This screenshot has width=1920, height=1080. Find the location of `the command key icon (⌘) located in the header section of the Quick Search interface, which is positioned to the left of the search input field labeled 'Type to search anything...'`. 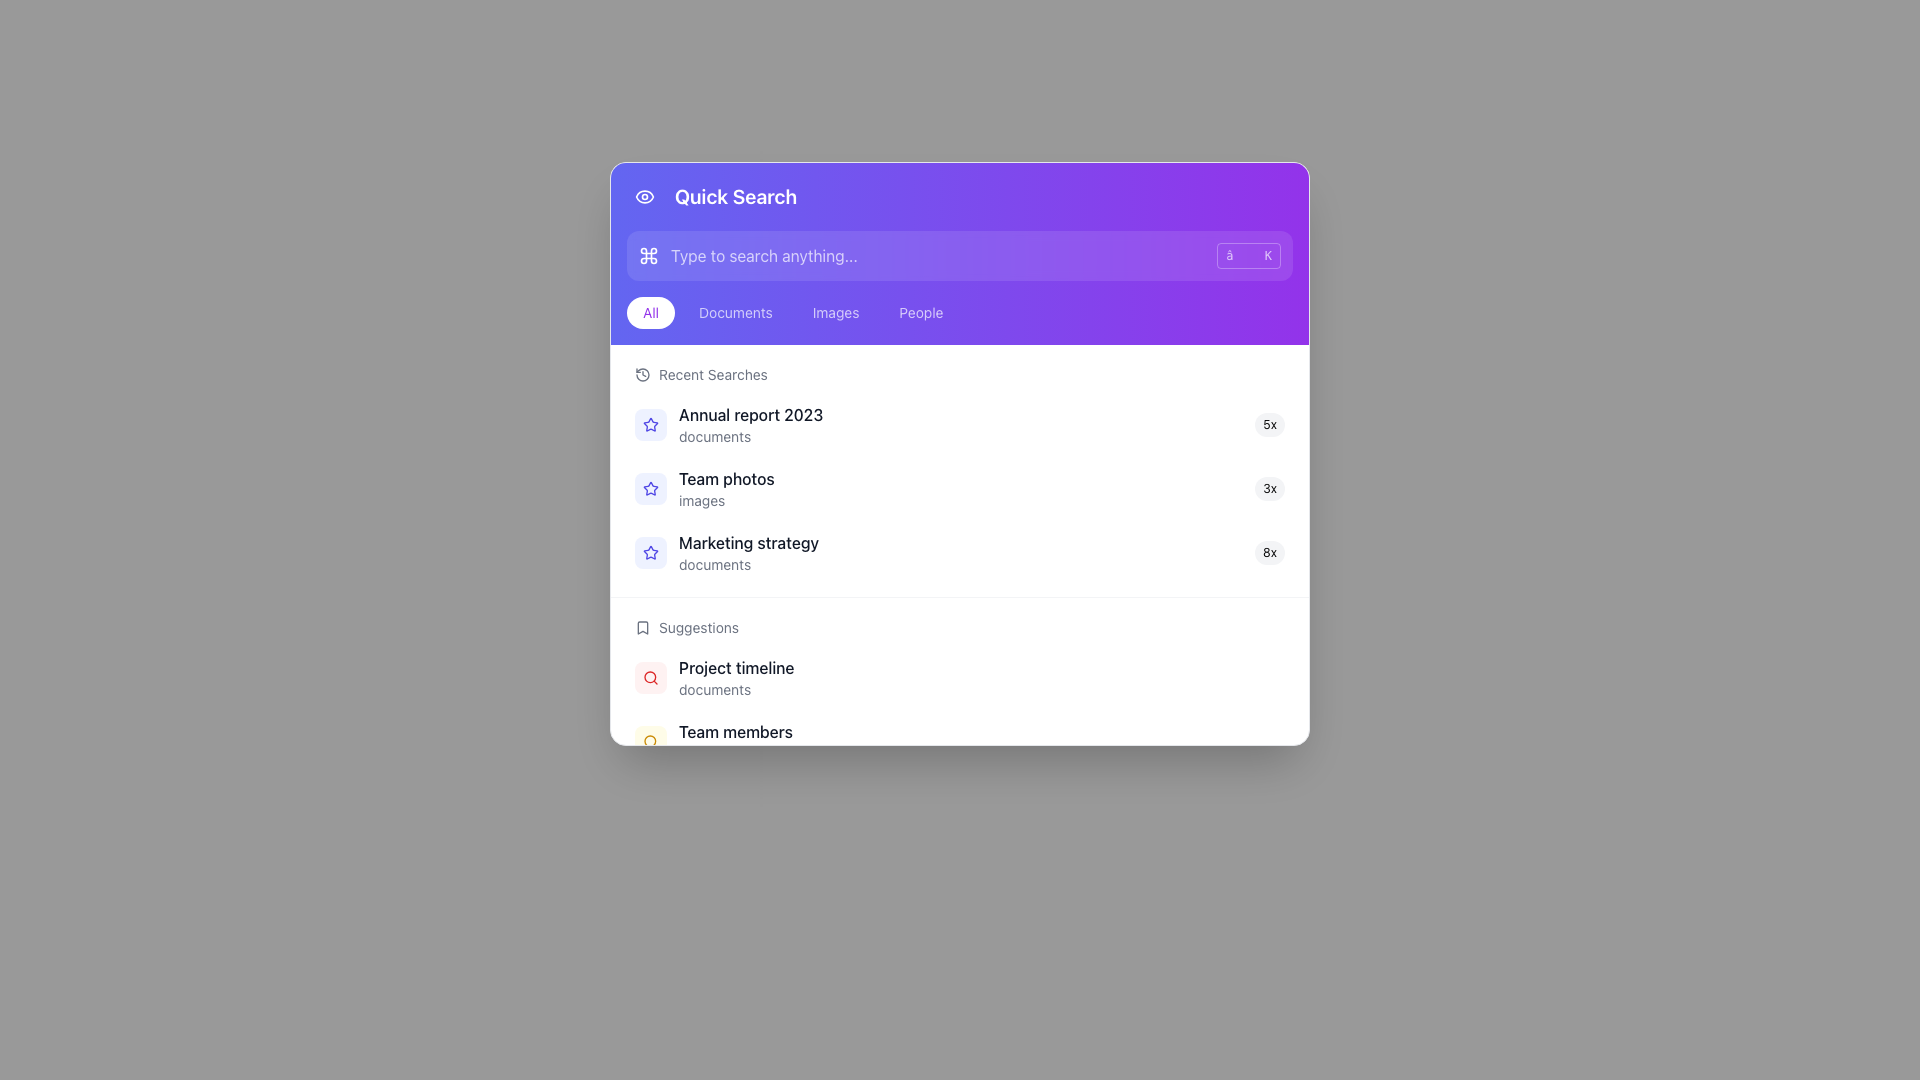

the command key icon (⌘) located in the header section of the Quick Search interface, which is positioned to the left of the search input field labeled 'Type to search anything...' is located at coordinates (648, 254).